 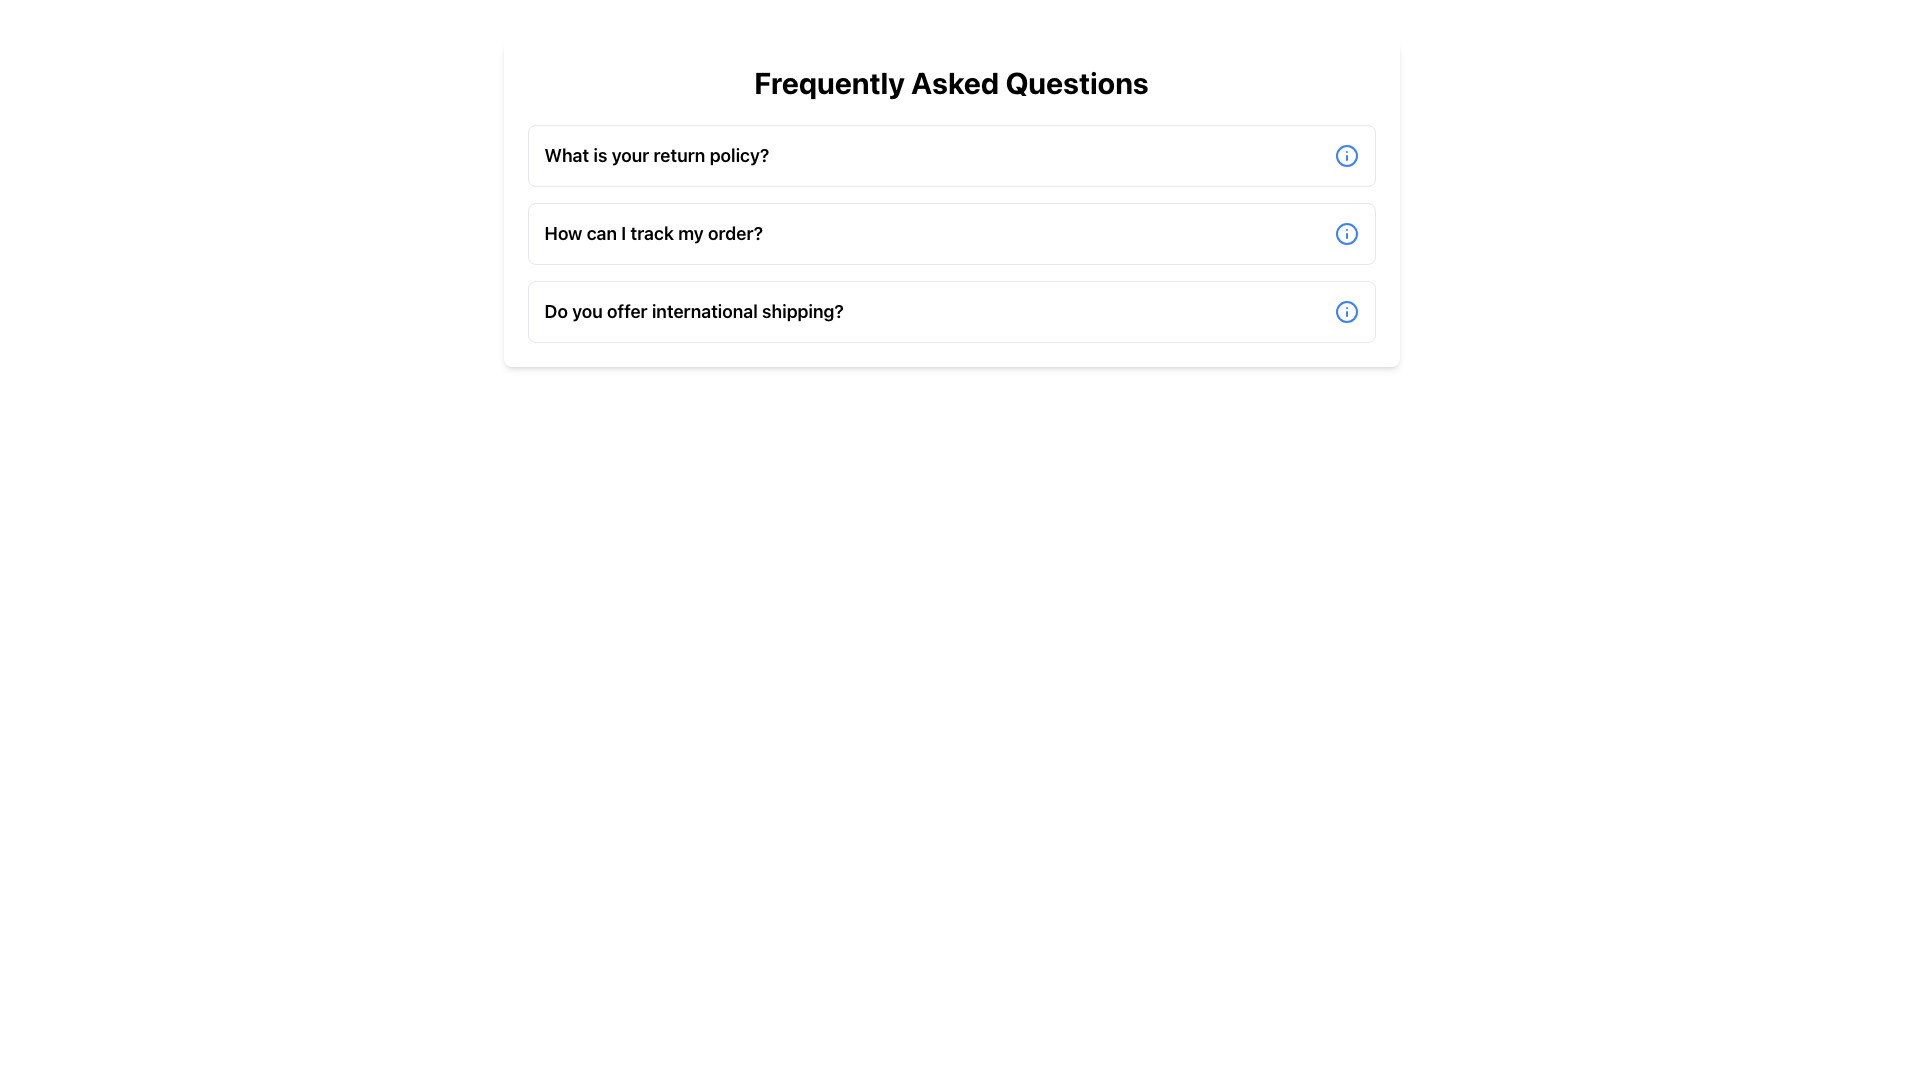 I want to click on the informational icon located at the far-right of the second question in the 'Frequently Asked Questions' section, so click(x=1346, y=233).